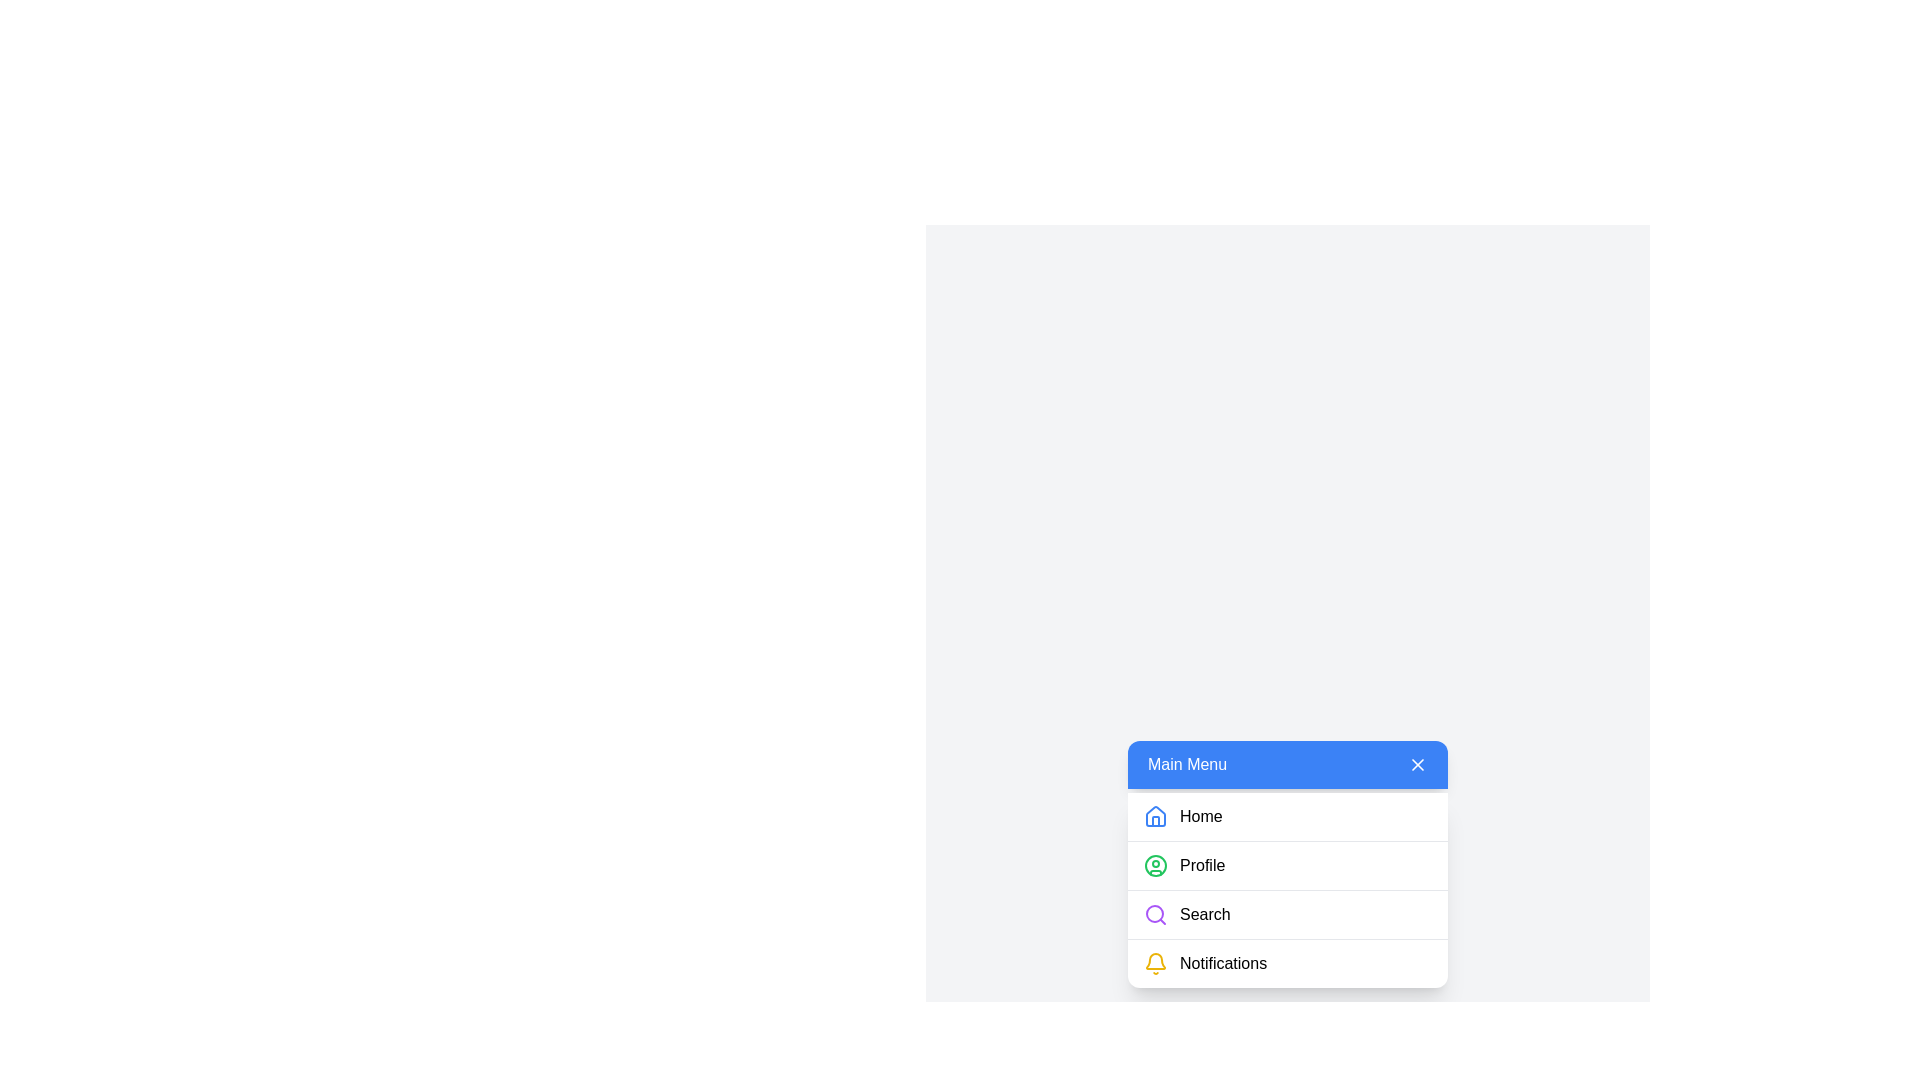  What do you see at coordinates (1156, 816) in the screenshot?
I see `the blue house icon in the 'Home' menu item, which is the first item in the vertical navigation menu` at bounding box center [1156, 816].